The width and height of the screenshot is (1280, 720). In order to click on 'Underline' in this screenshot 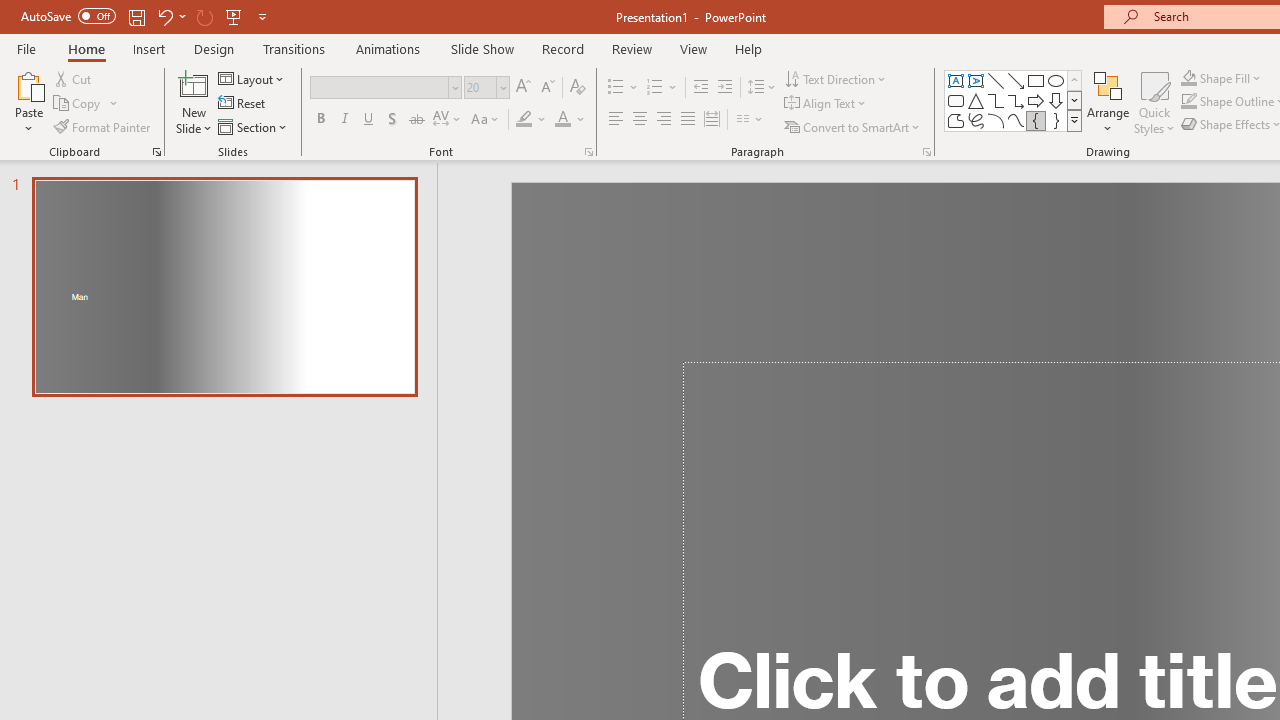, I will do `click(369, 119)`.